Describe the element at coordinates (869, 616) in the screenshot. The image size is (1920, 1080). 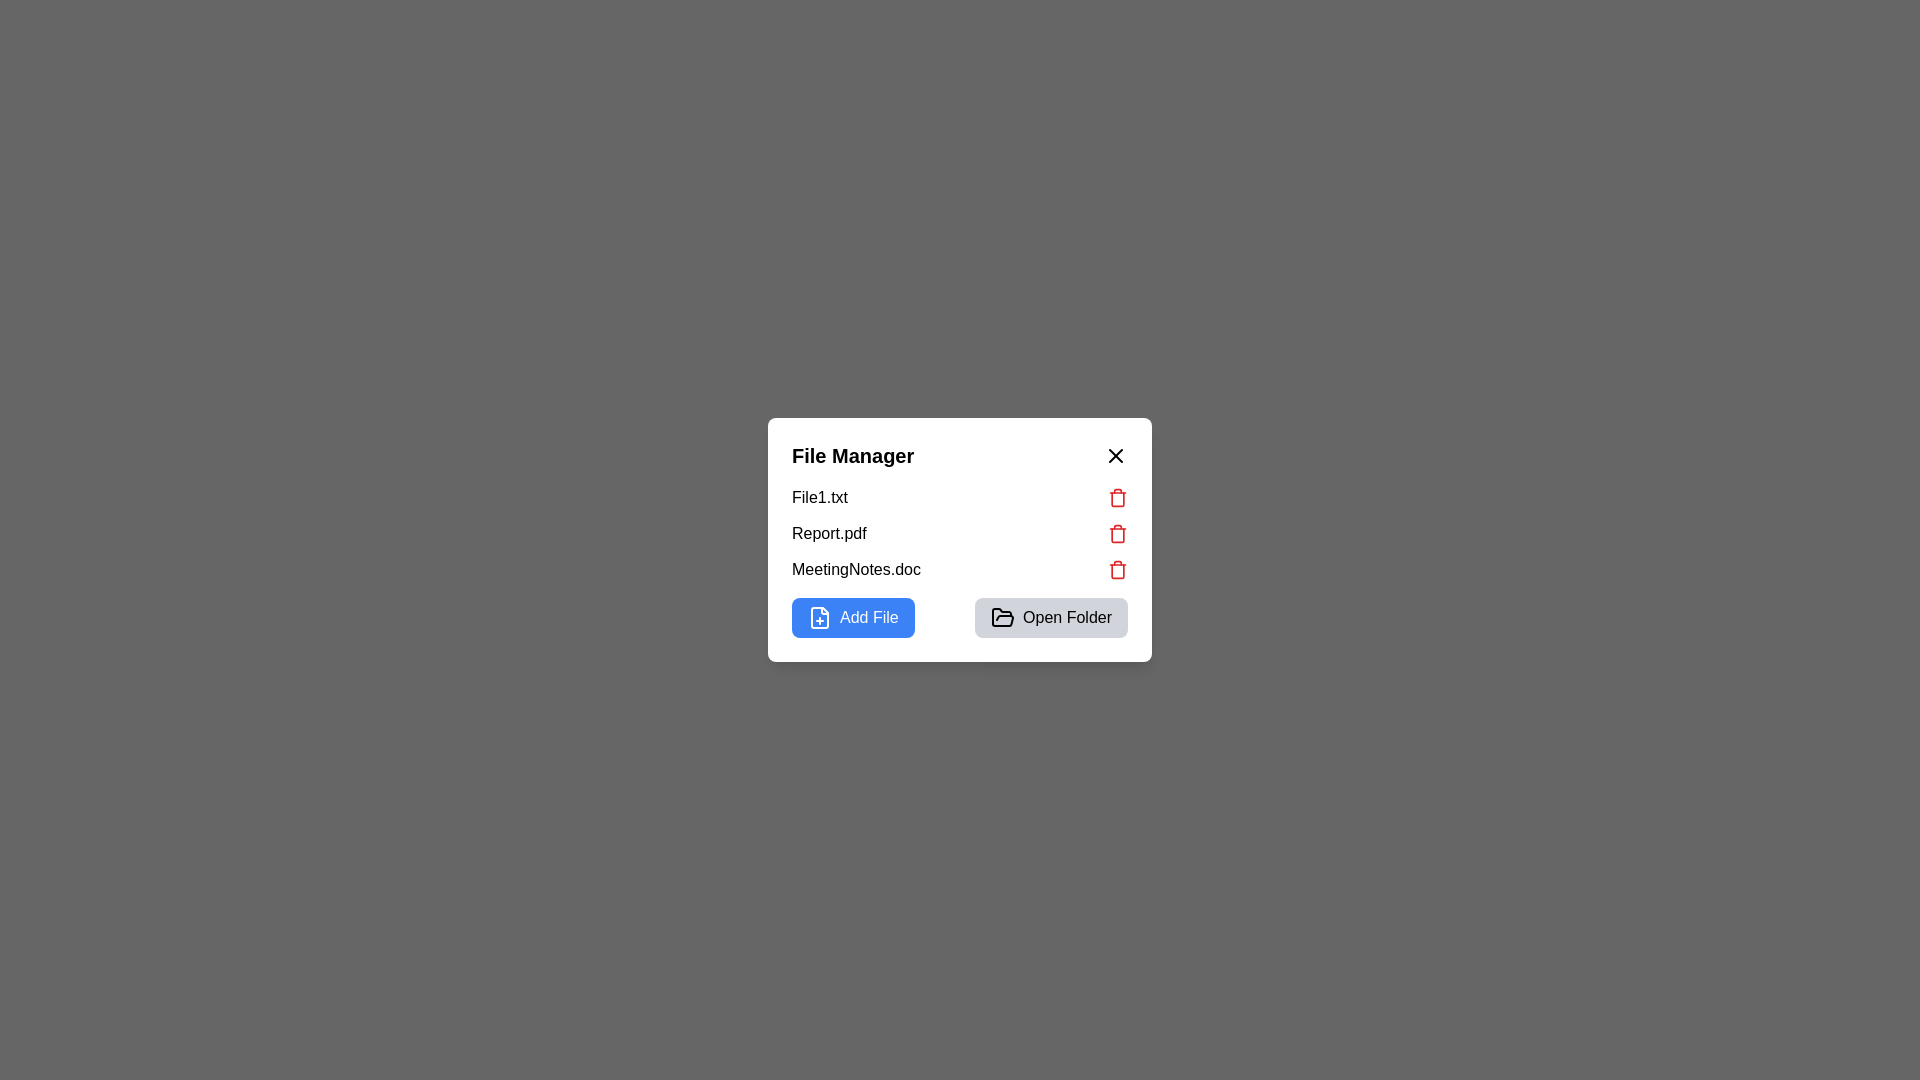
I see `the 'Add File' button located at the bottom-left corner of the 'File Manager' dialog box` at that location.